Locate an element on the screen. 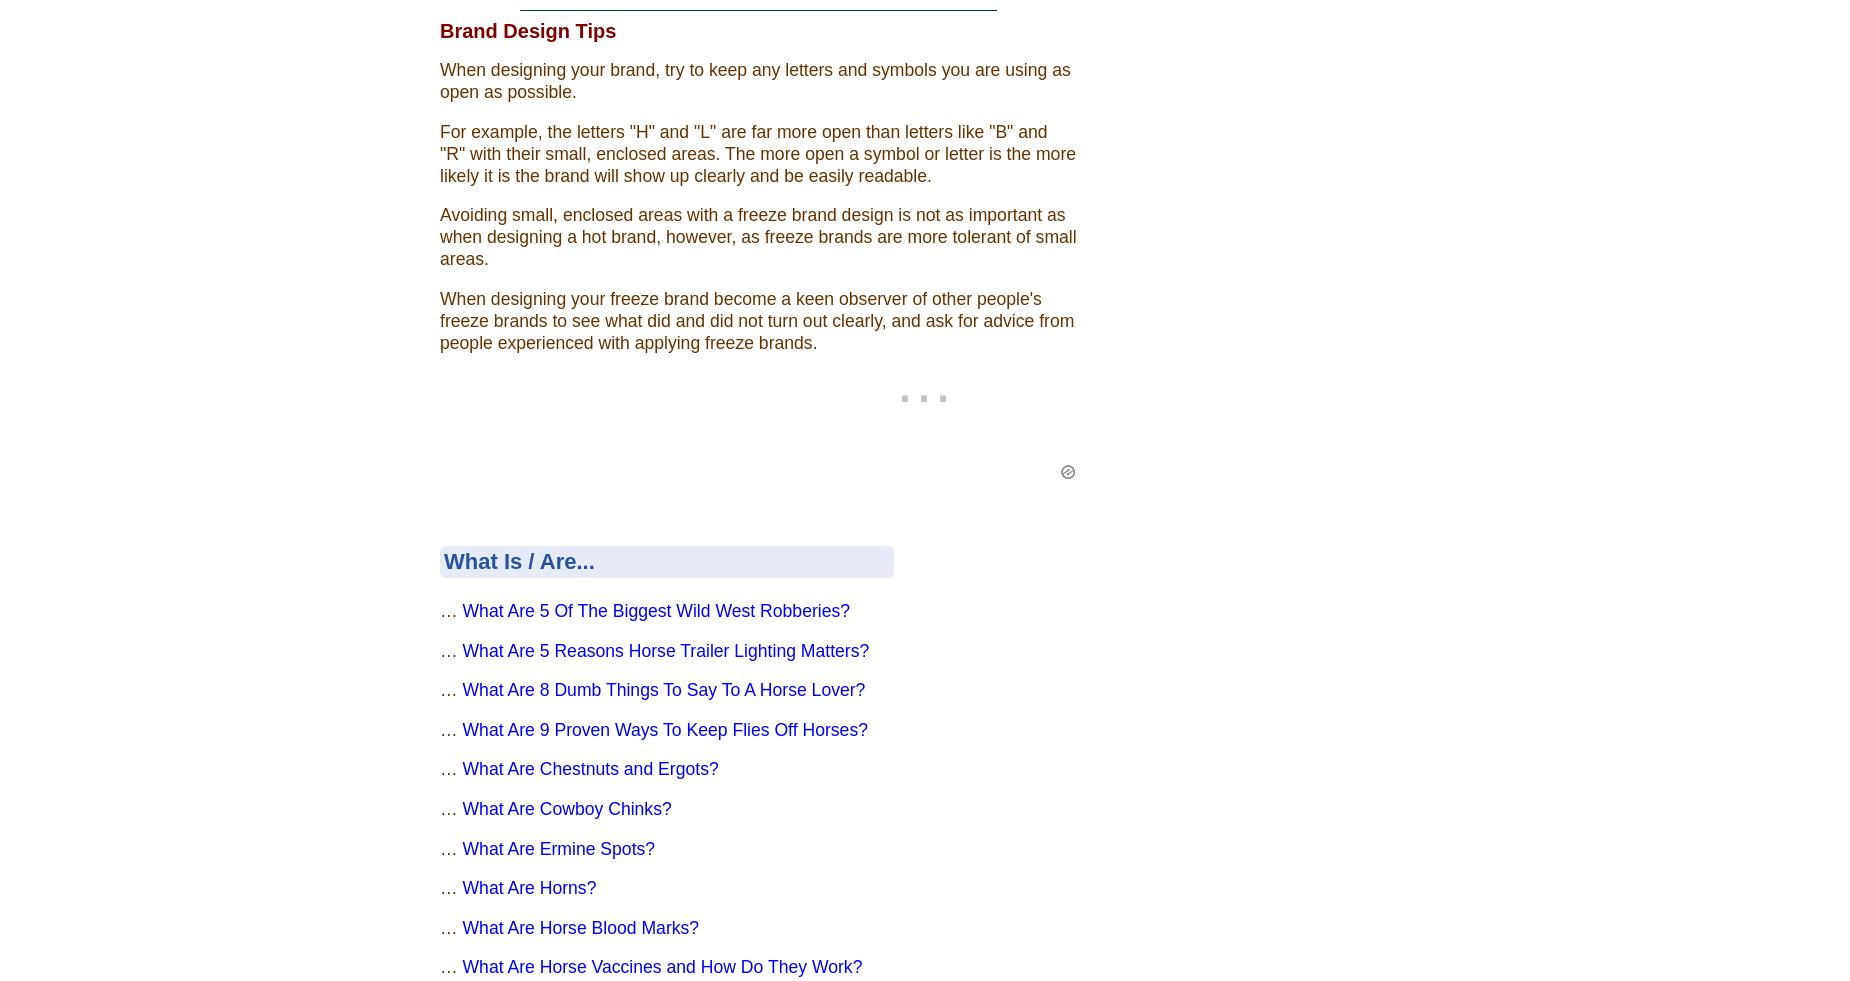 Image resolution: width=1850 pixels, height=981 pixels. 'What Are 5 Reasons Horse Trailer Lighting Matters?' is located at coordinates (665, 650).